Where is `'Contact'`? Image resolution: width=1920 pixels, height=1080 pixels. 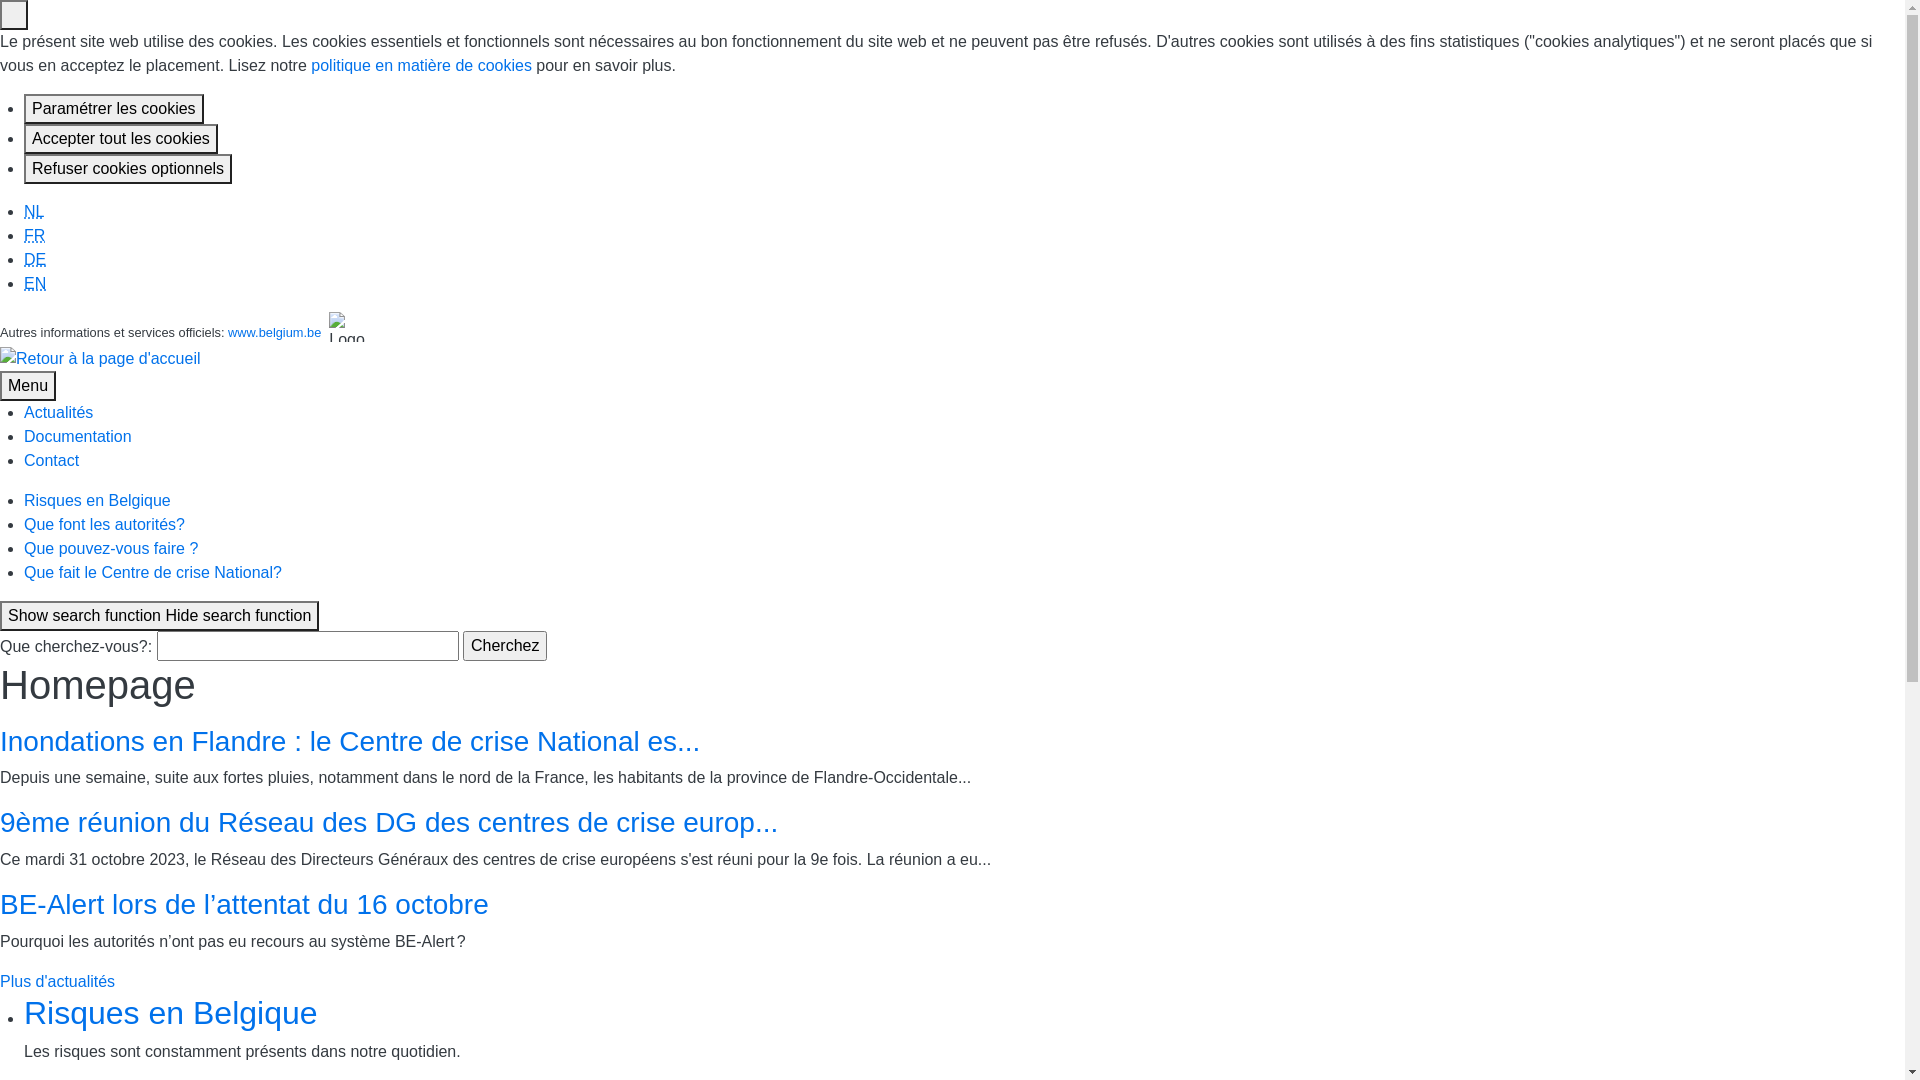
'Contact' is located at coordinates (51, 460).